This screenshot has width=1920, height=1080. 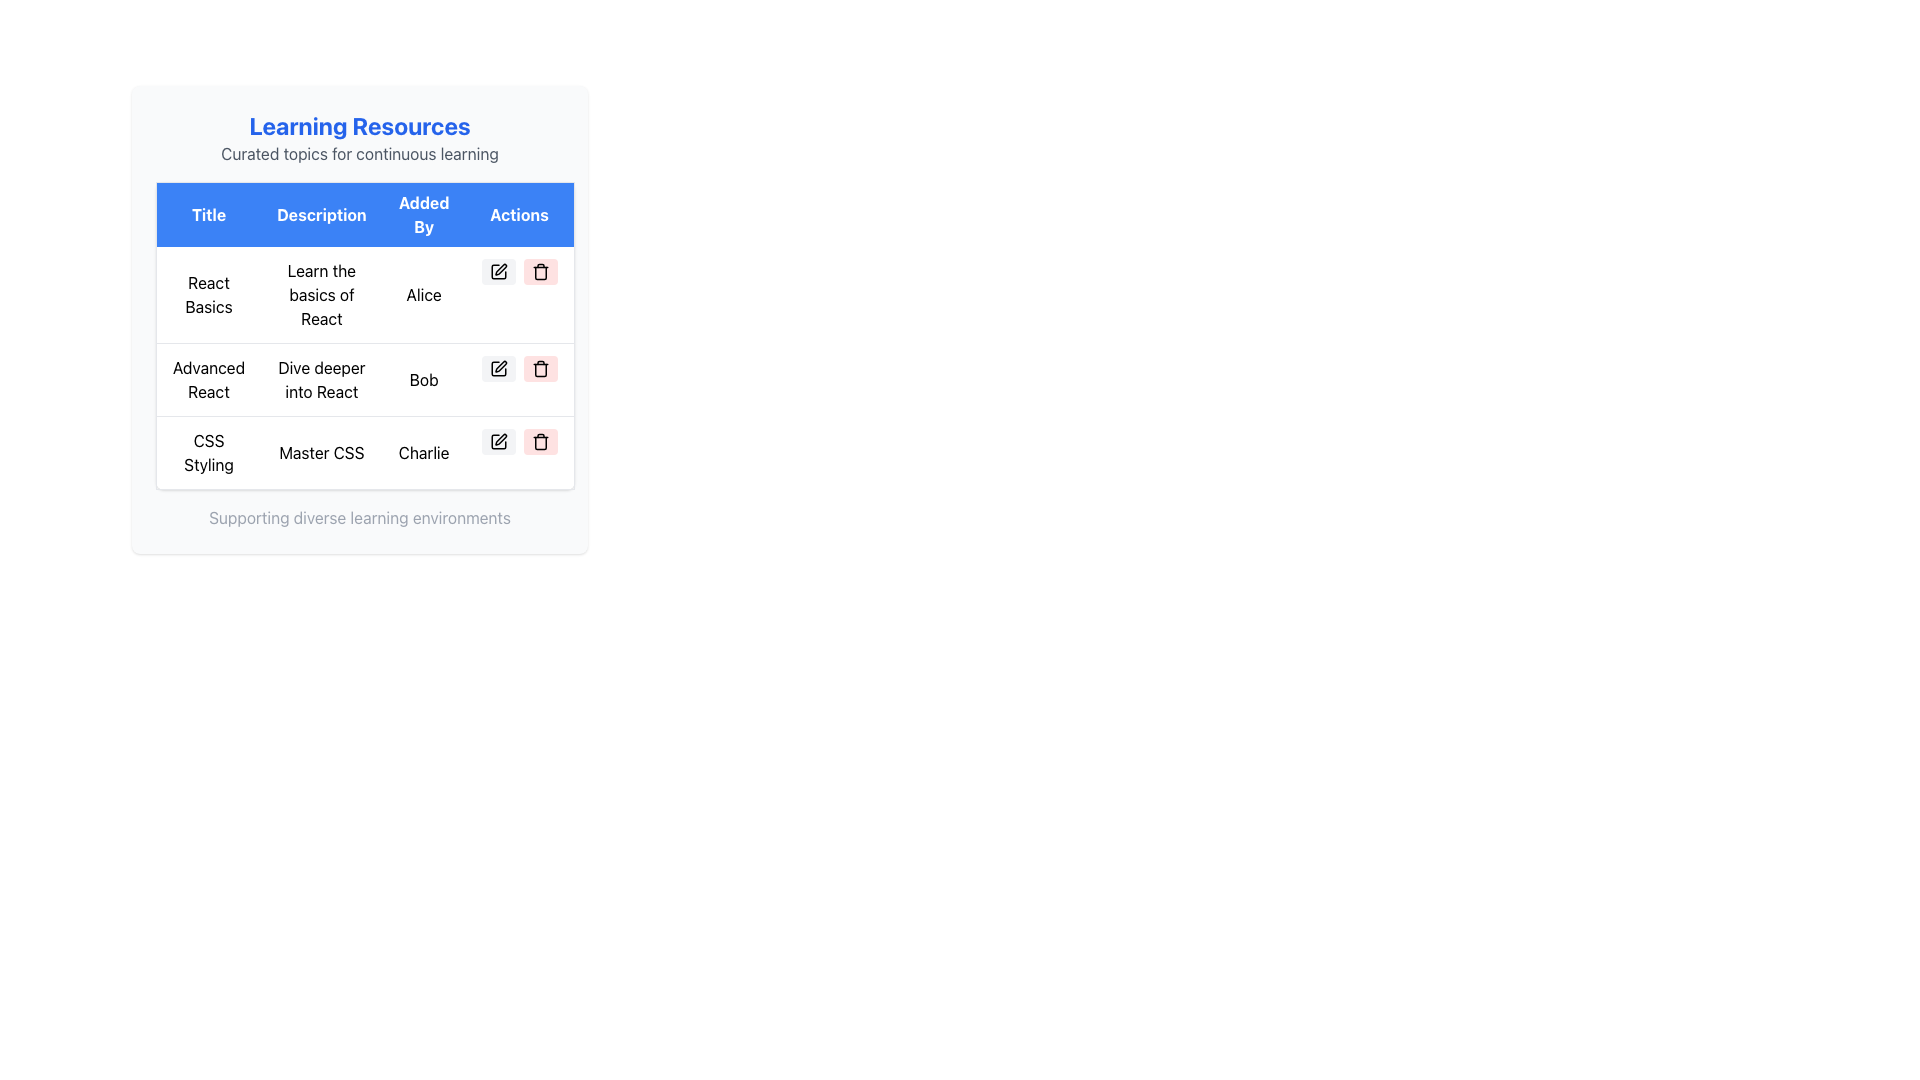 What do you see at coordinates (498, 272) in the screenshot?
I see `the edit button, which is a small pen icon in the 'Actions' column of the first row of the 'Learning Resources' card` at bounding box center [498, 272].